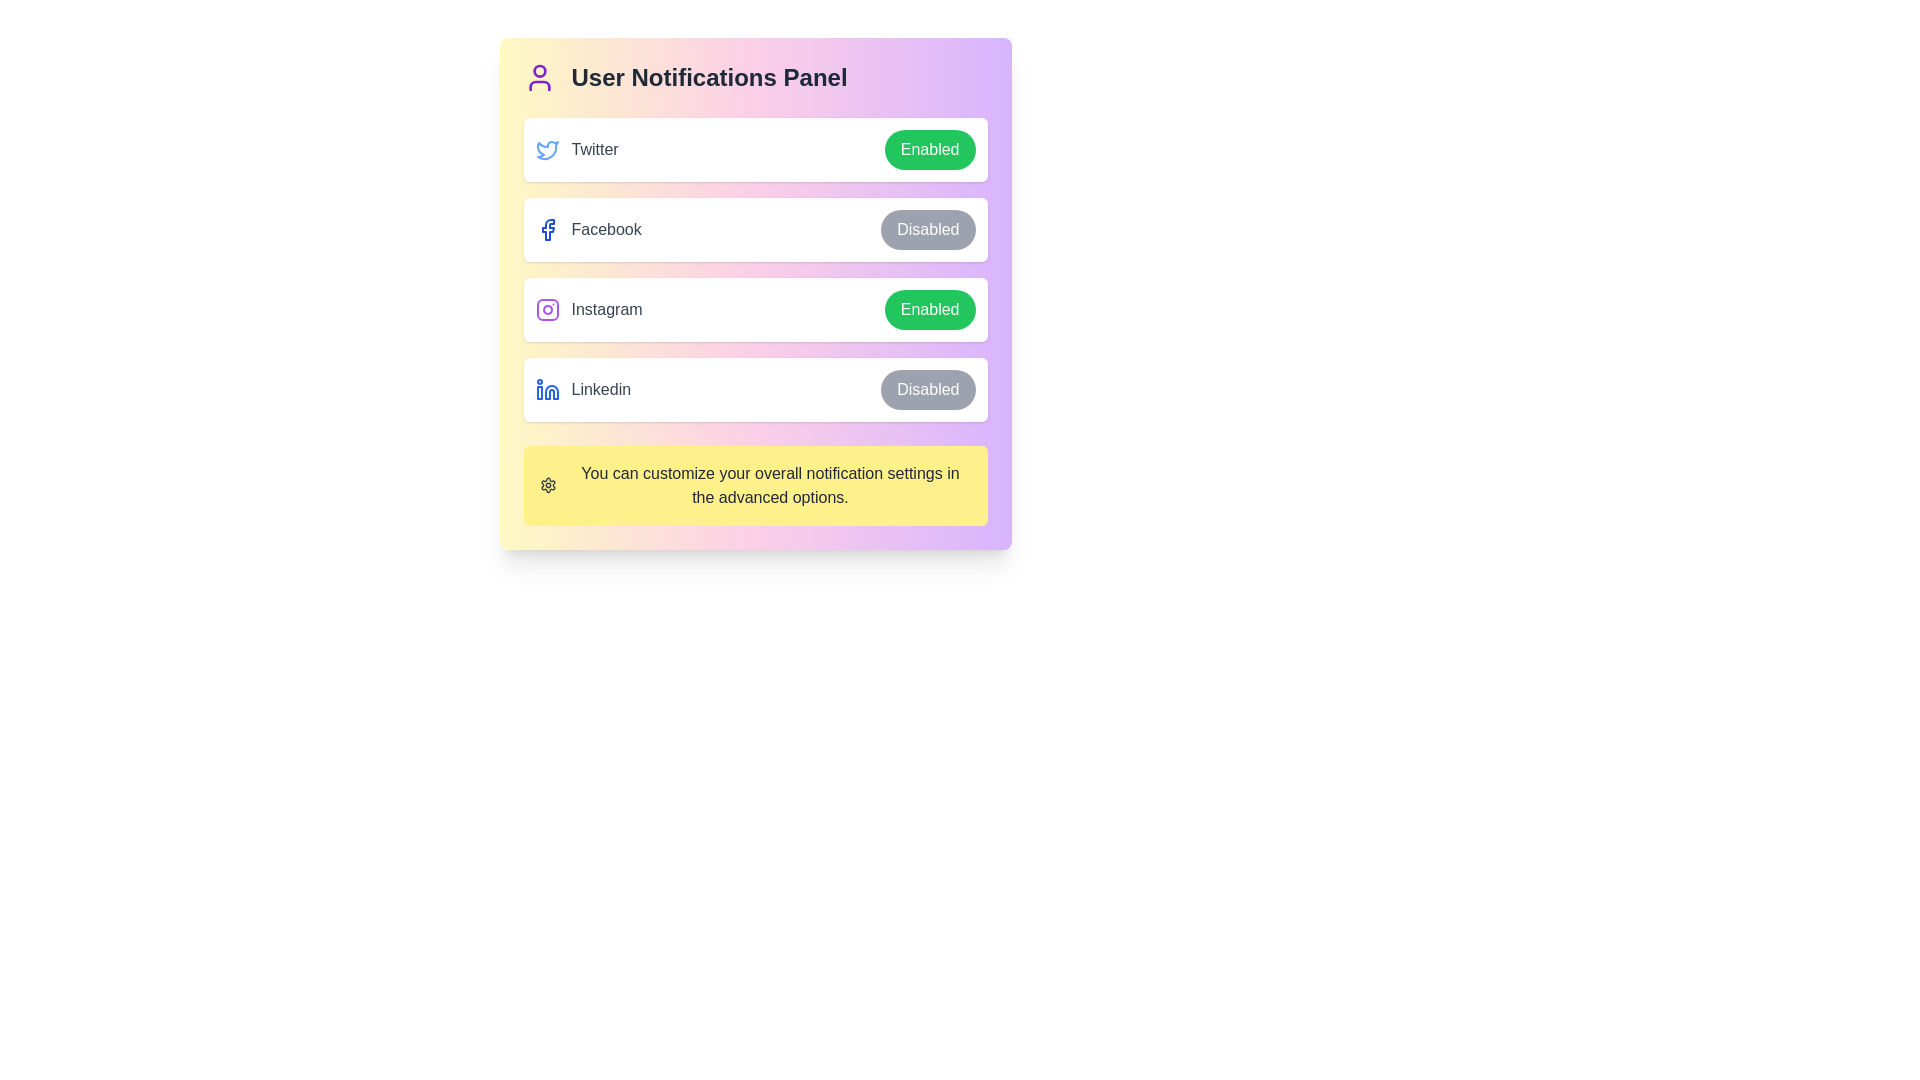 Image resolution: width=1920 pixels, height=1080 pixels. What do you see at coordinates (576, 149) in the screenshot?
I see `the Twitter icon in the User Notifications Panel, which is a List item with an icon and text, located above the rows for Facebook, Instagram, and LinkedIn and to the left of the 'Enabled' button` at bounding box center [576, 149].